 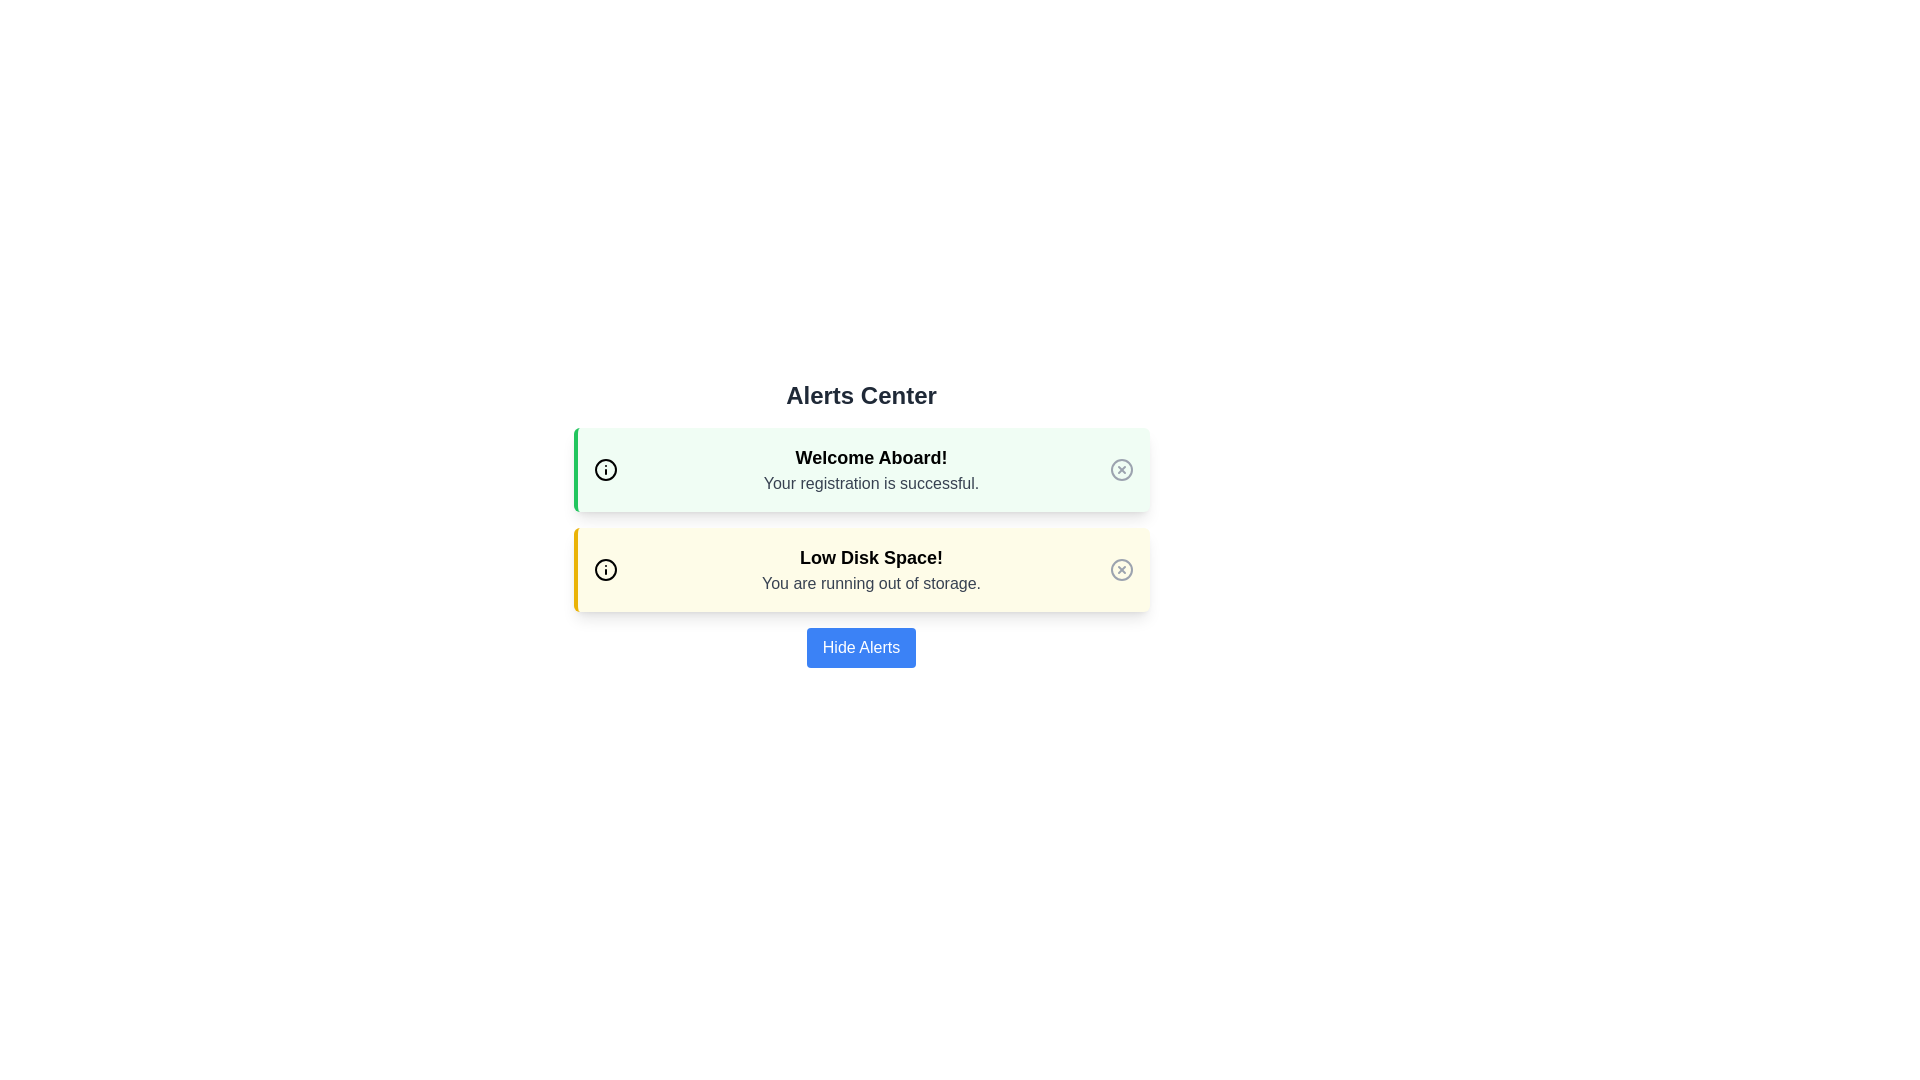 I want to click on the circular close button with a cross symbol at the top-right corner of the yellow alert box, so click(x=1121, y=570).